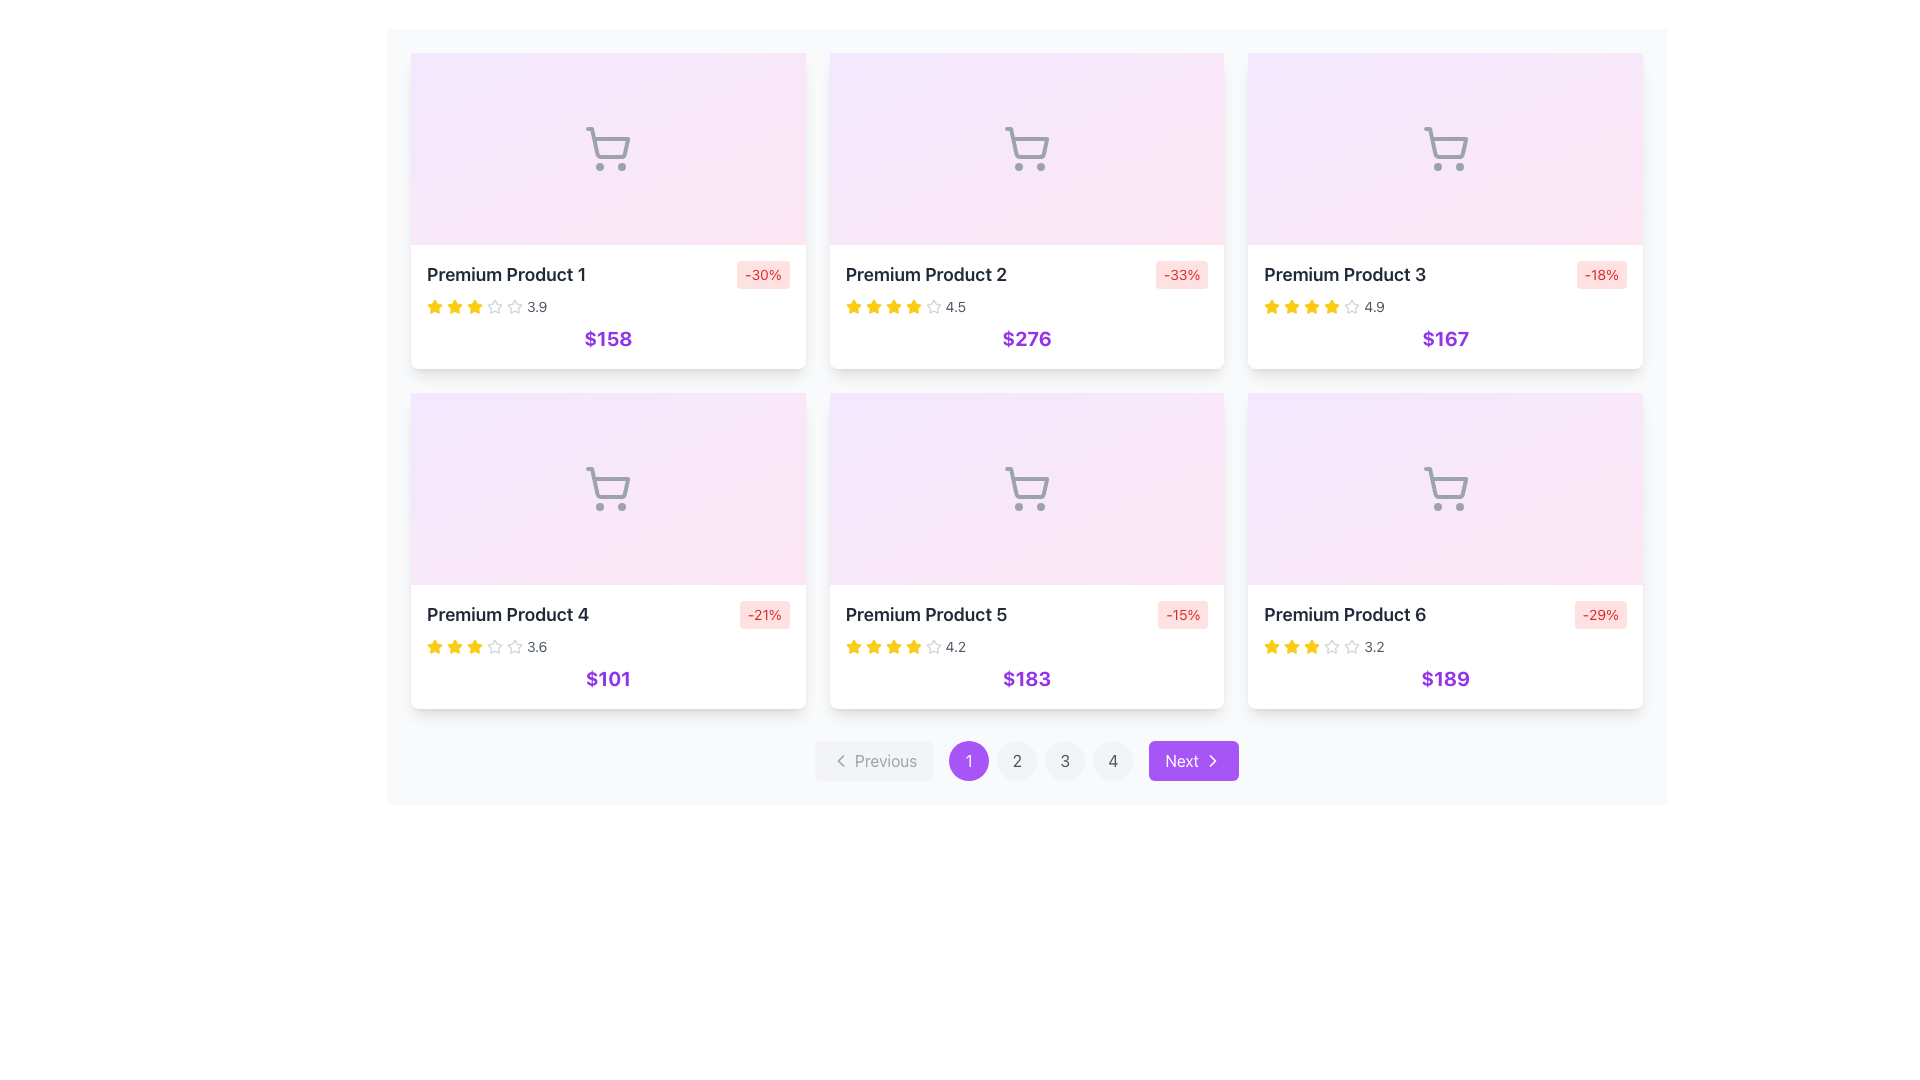 This screenshot has width=1920, height=1080. What do you see at coordinates (1292, 307) in the screenshot?
I see `the third star icon in the rating row for the 'Premium Product 3'` at bounding box center [1292, 307].